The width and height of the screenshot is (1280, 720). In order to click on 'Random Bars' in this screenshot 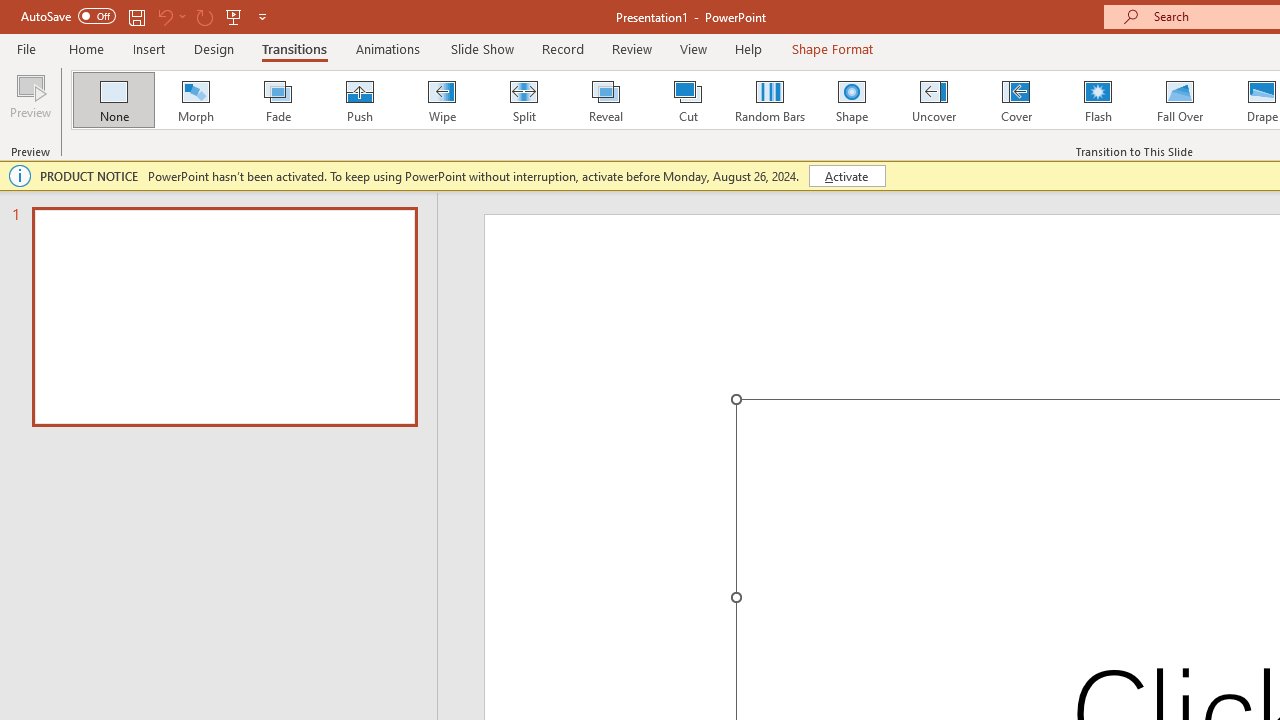, I will do `click(769, 100)`.